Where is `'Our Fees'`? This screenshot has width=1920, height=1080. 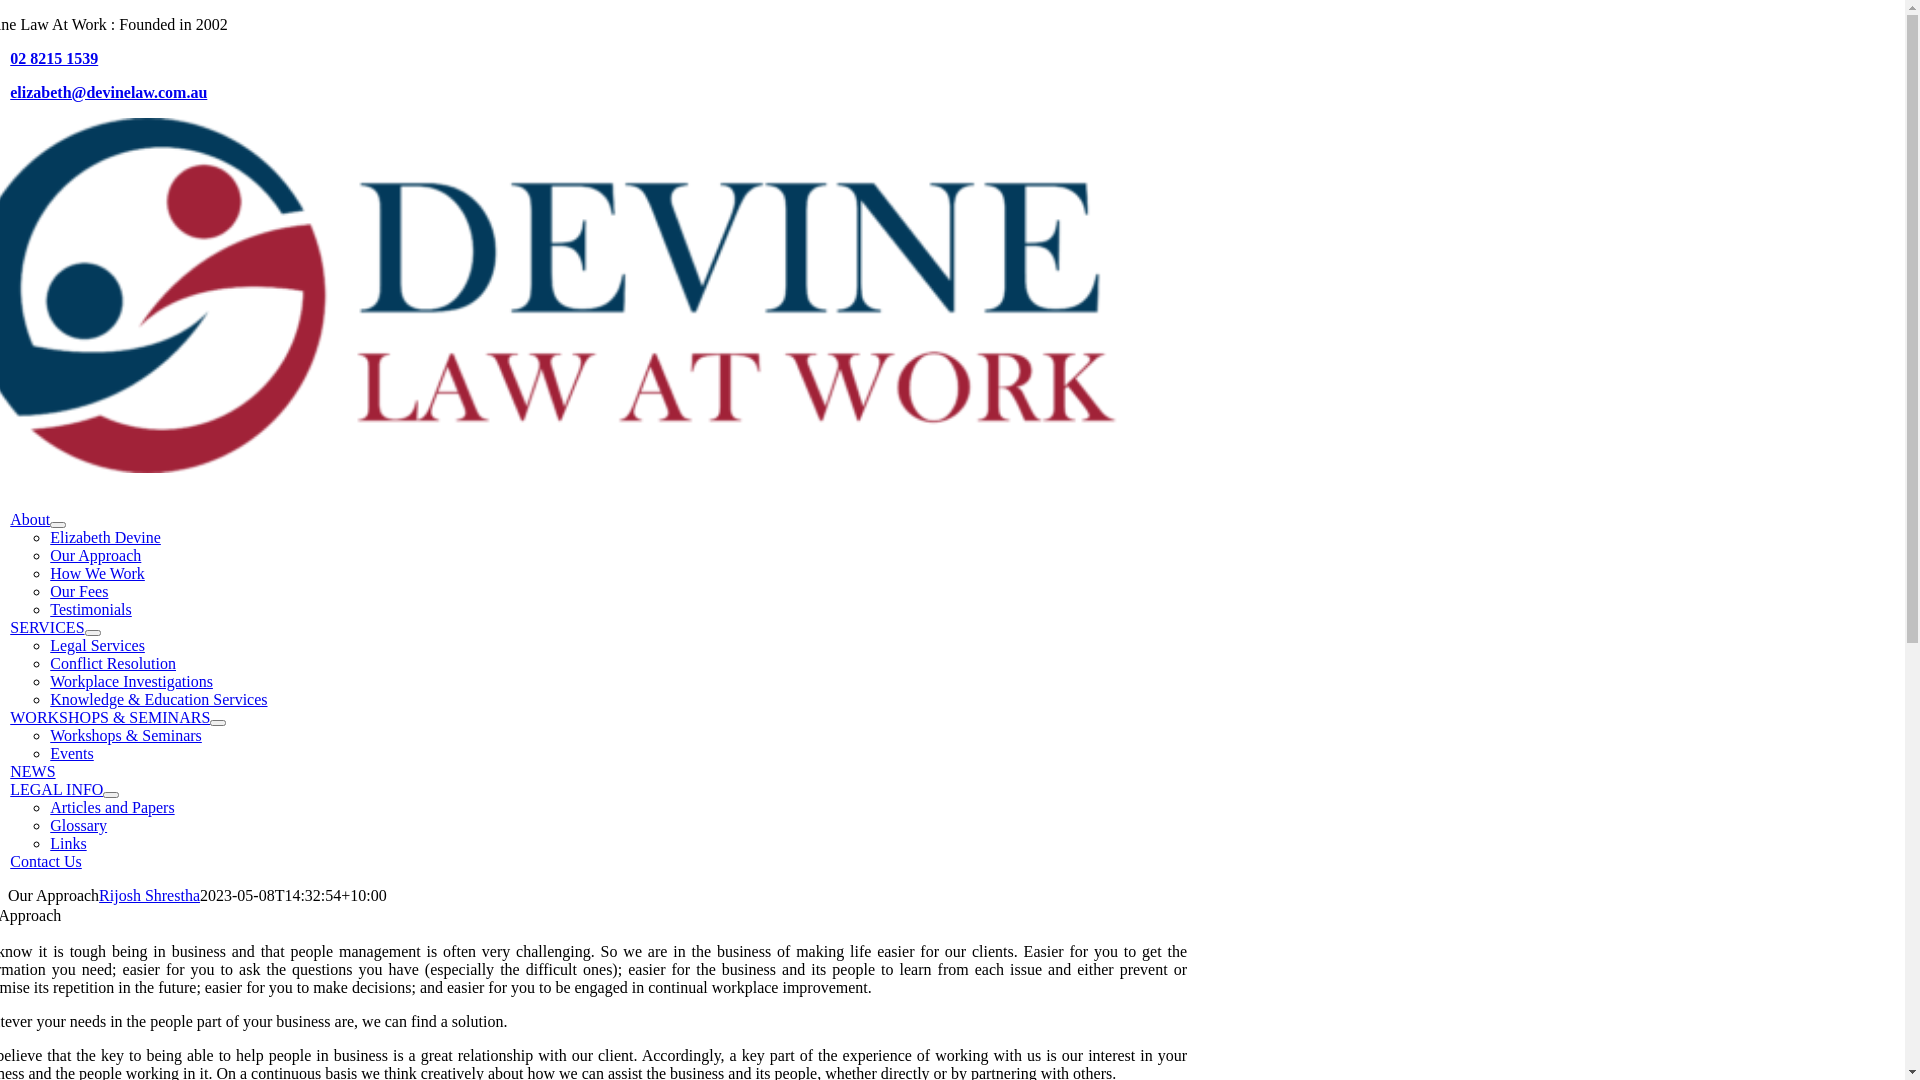 'Our Fees' is located at coordinates (78, 590).